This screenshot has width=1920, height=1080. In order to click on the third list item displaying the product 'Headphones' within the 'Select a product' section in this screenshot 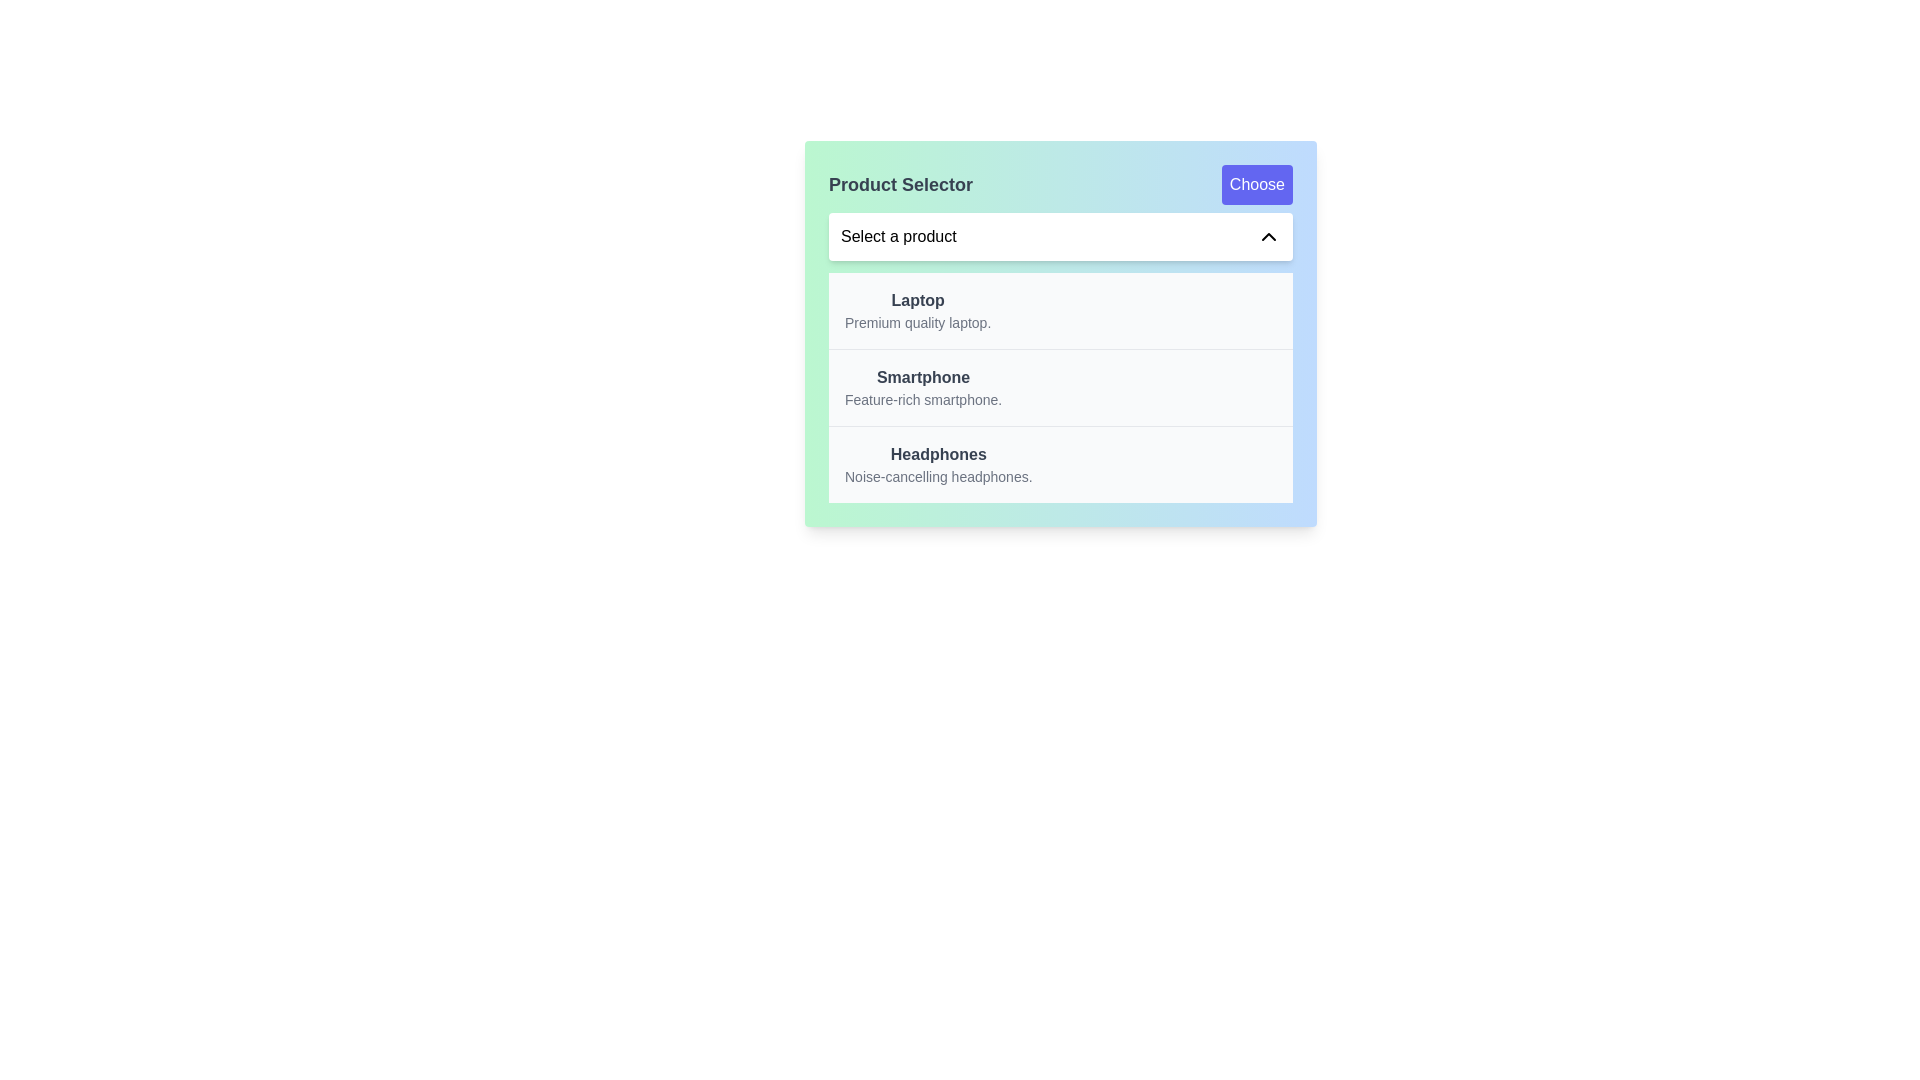, I will do `click(1059, 464)`.